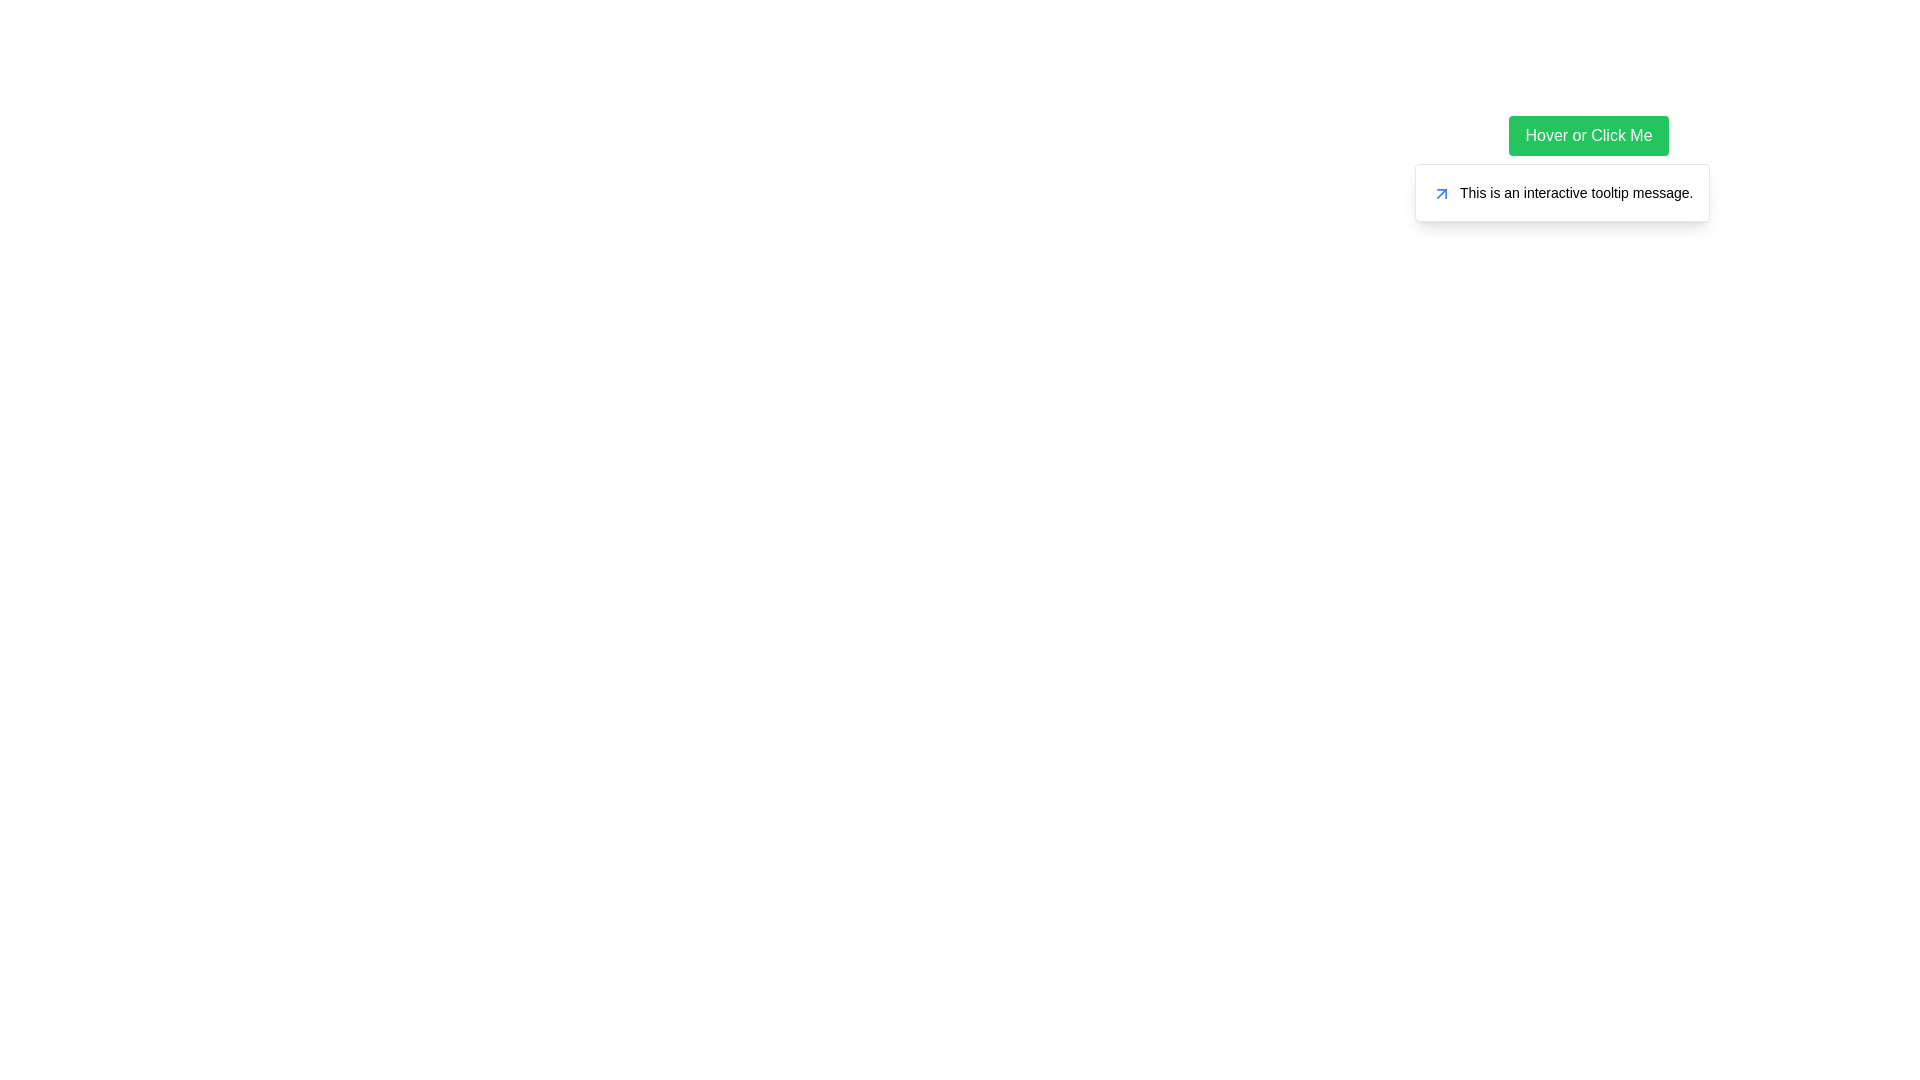  What do you see at coordinates (1561, 192) in the screenshot?
I see `the tooltip element, which is a rectangular box with a white background, containing a blue outlined arrow icon and the text 'This is an interactive tooltip message.' positioned directly below the green button labeled 'Hover or Click Me.'` at bounding box center [1561, 192].